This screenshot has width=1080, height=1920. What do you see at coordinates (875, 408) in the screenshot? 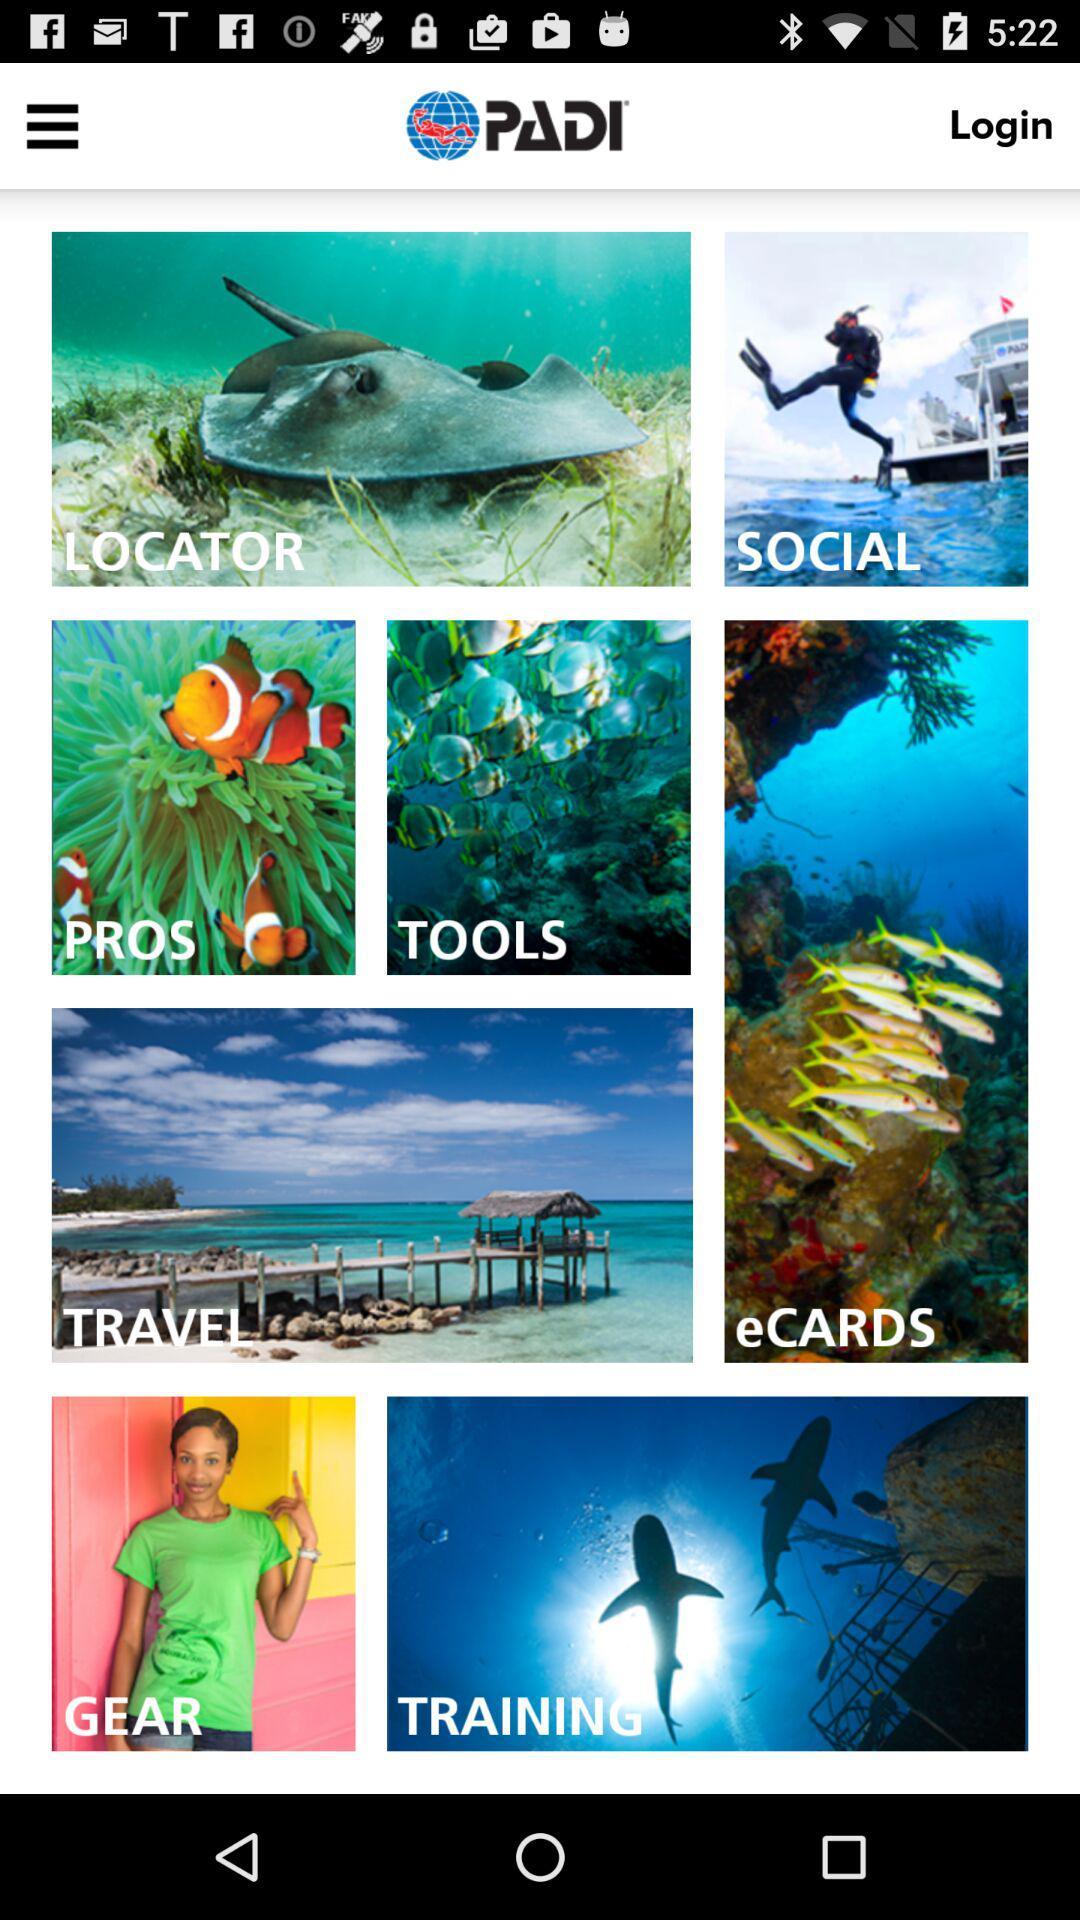
I see `image from social category` at bounding box center [875, 408].